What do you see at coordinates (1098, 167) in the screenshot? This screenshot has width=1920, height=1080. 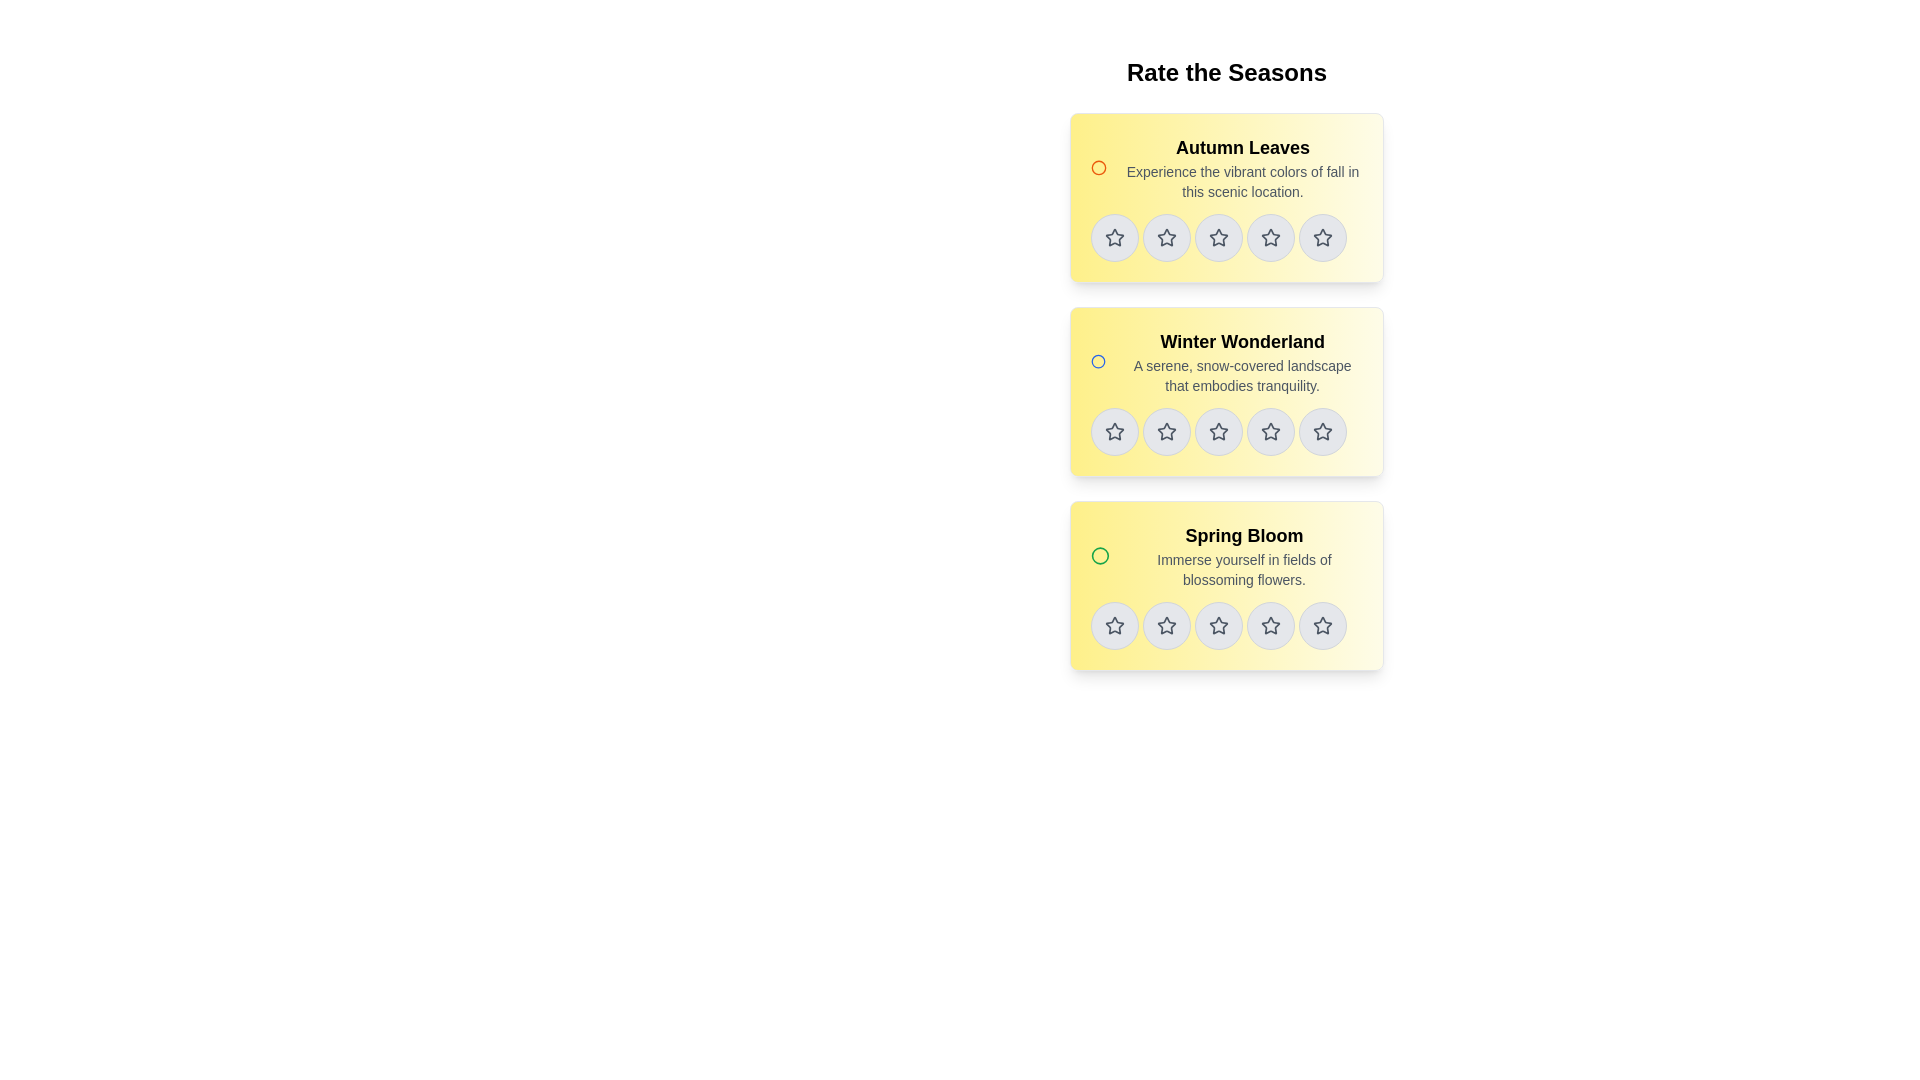 I see `the indicator icon located in the top-left section of the yellow card labeled 'Autumn Leaves', which represents a selected or active state` at bounding box center [1098, 167].